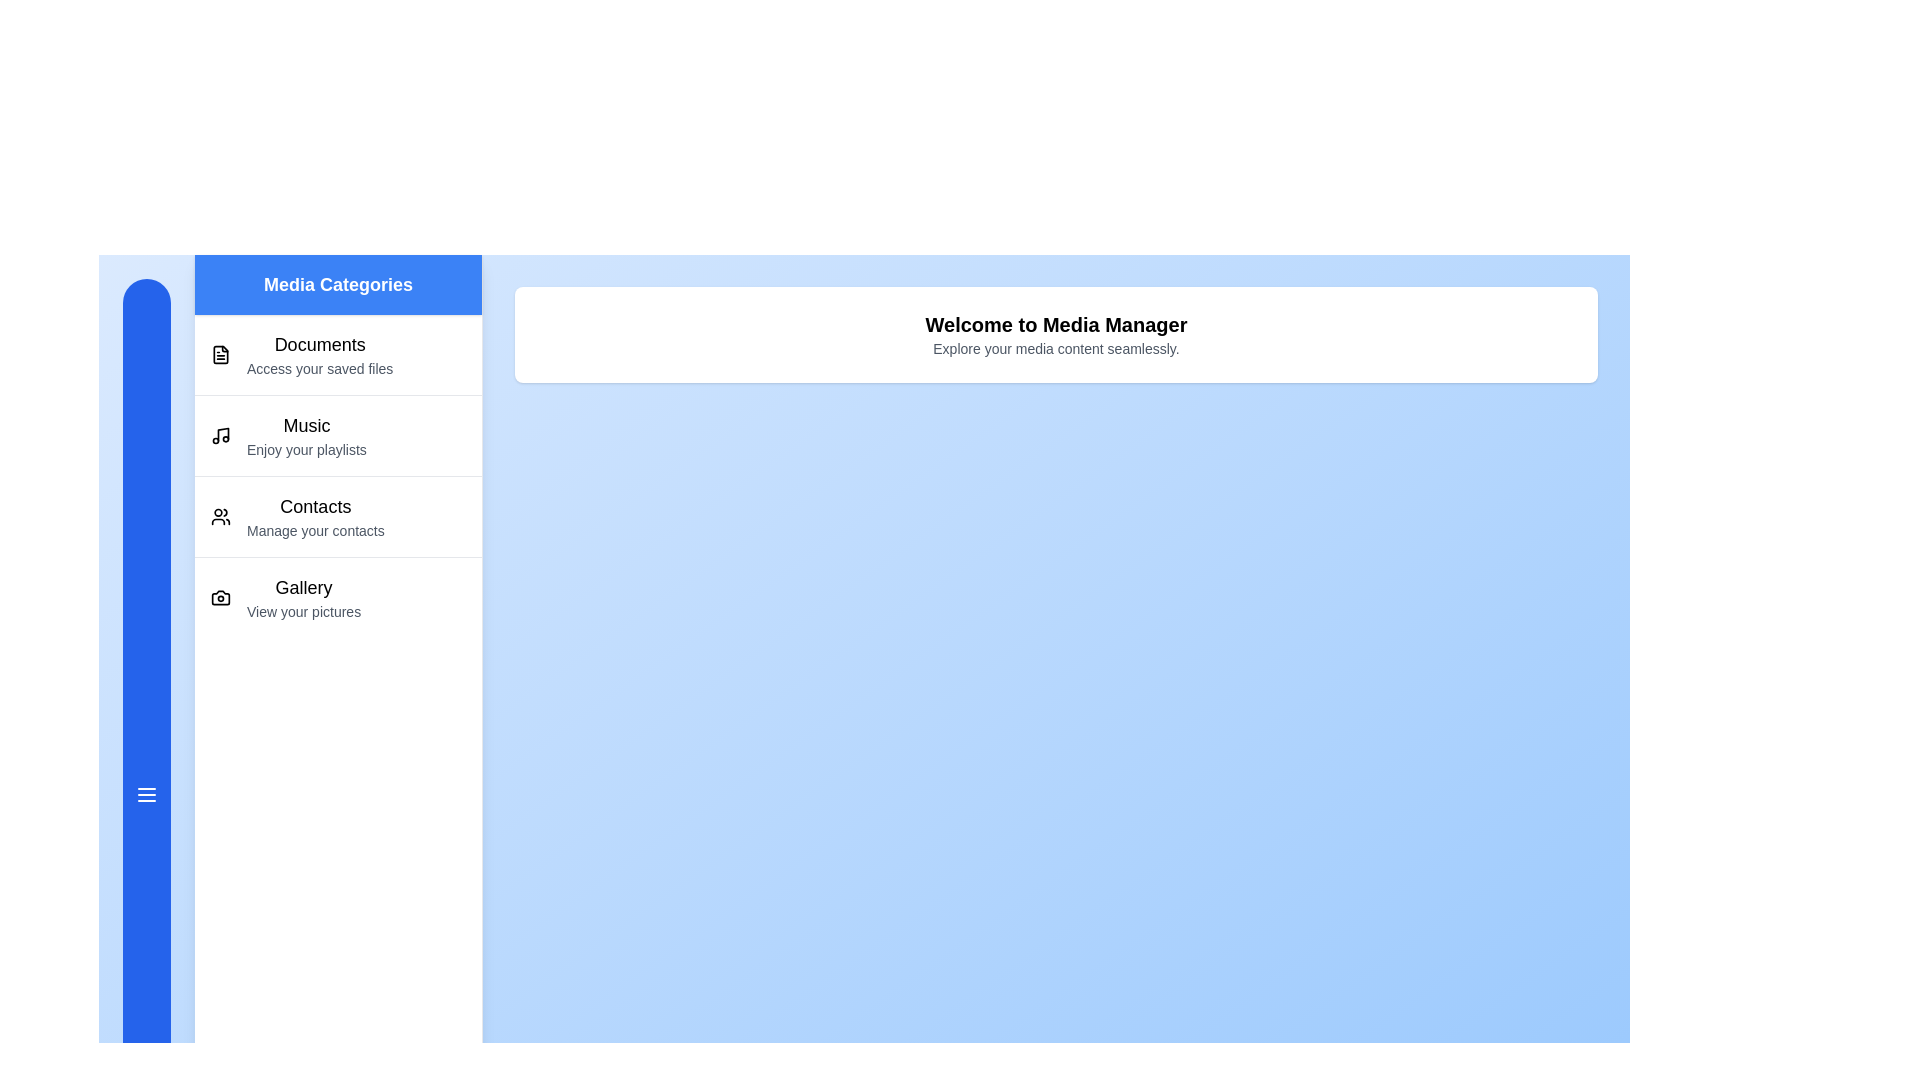 The height and width of the screenshot is (1080, 1920). Describe the element at coordinates (338, 515) in the screenshot. I see `the category Contacts to explore its details` at that location.